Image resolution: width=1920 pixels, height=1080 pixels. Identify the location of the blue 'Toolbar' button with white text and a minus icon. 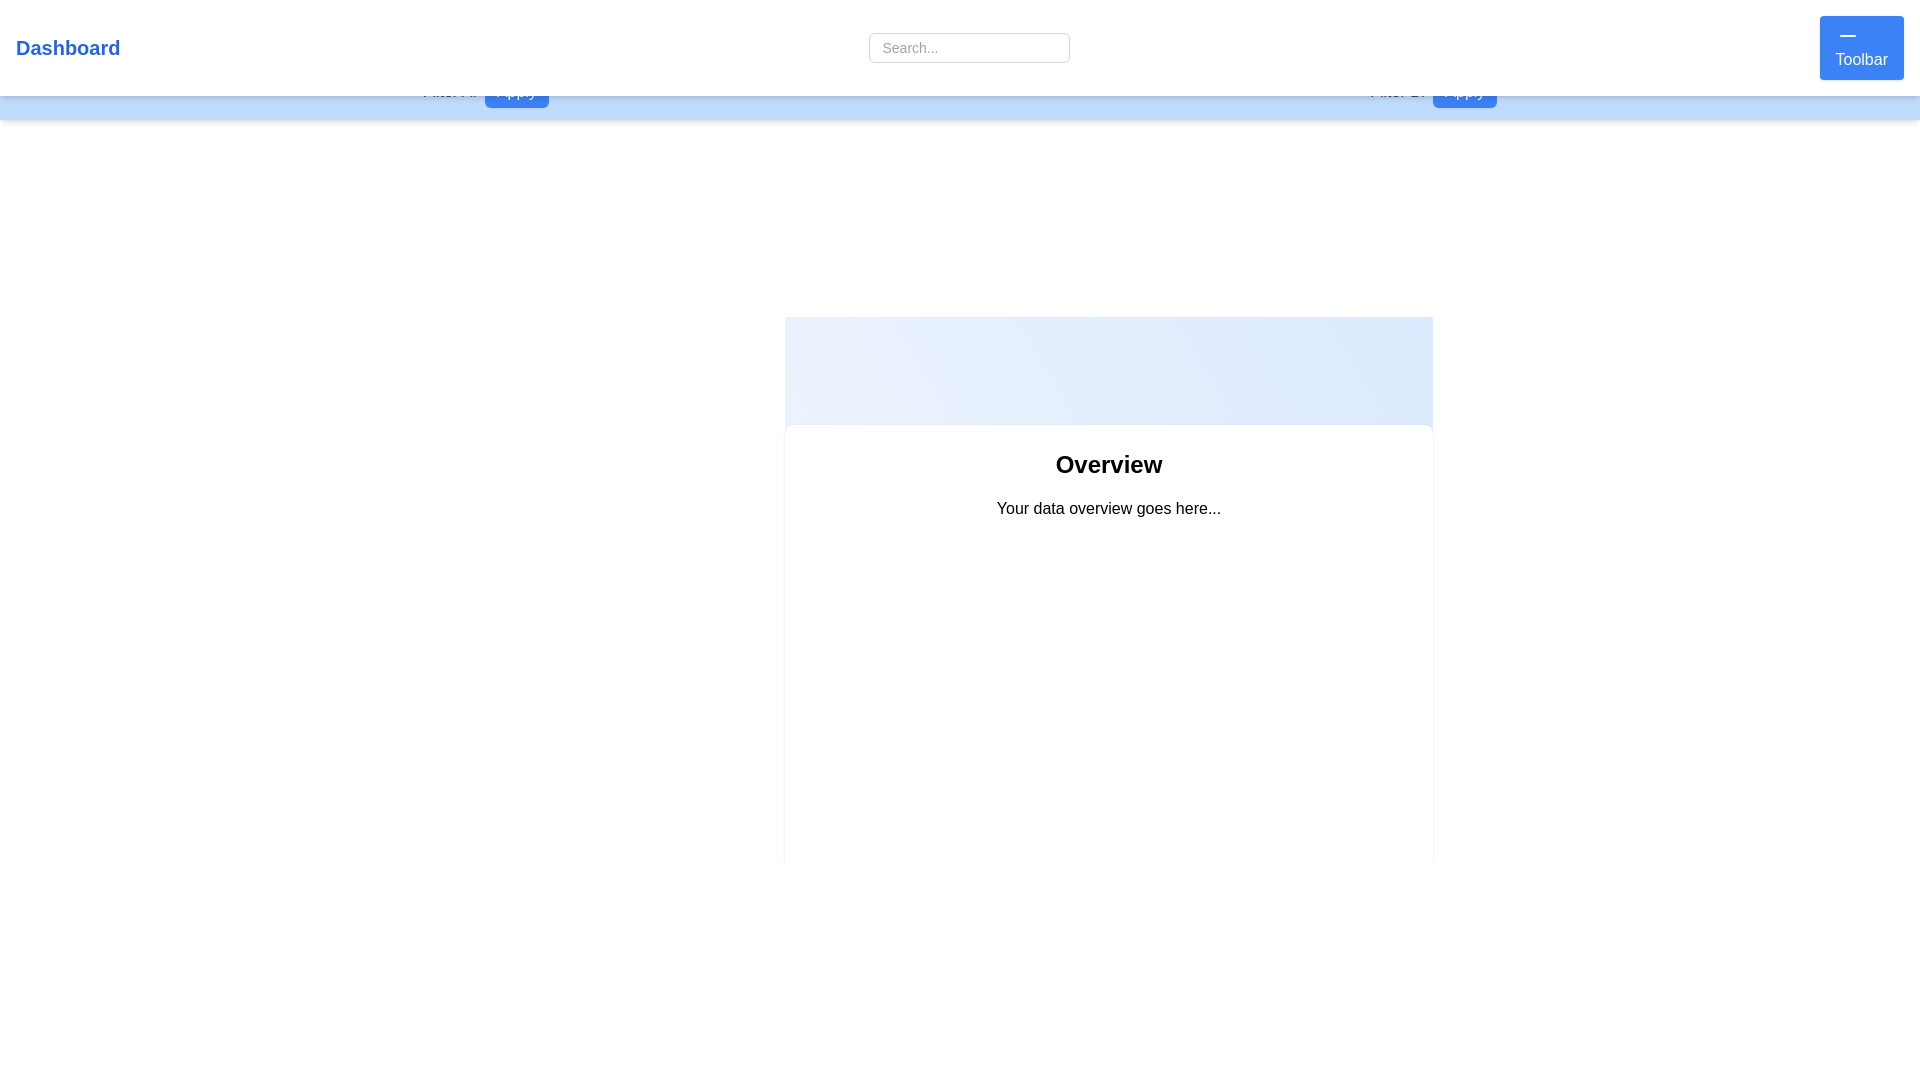
(1860, 46).